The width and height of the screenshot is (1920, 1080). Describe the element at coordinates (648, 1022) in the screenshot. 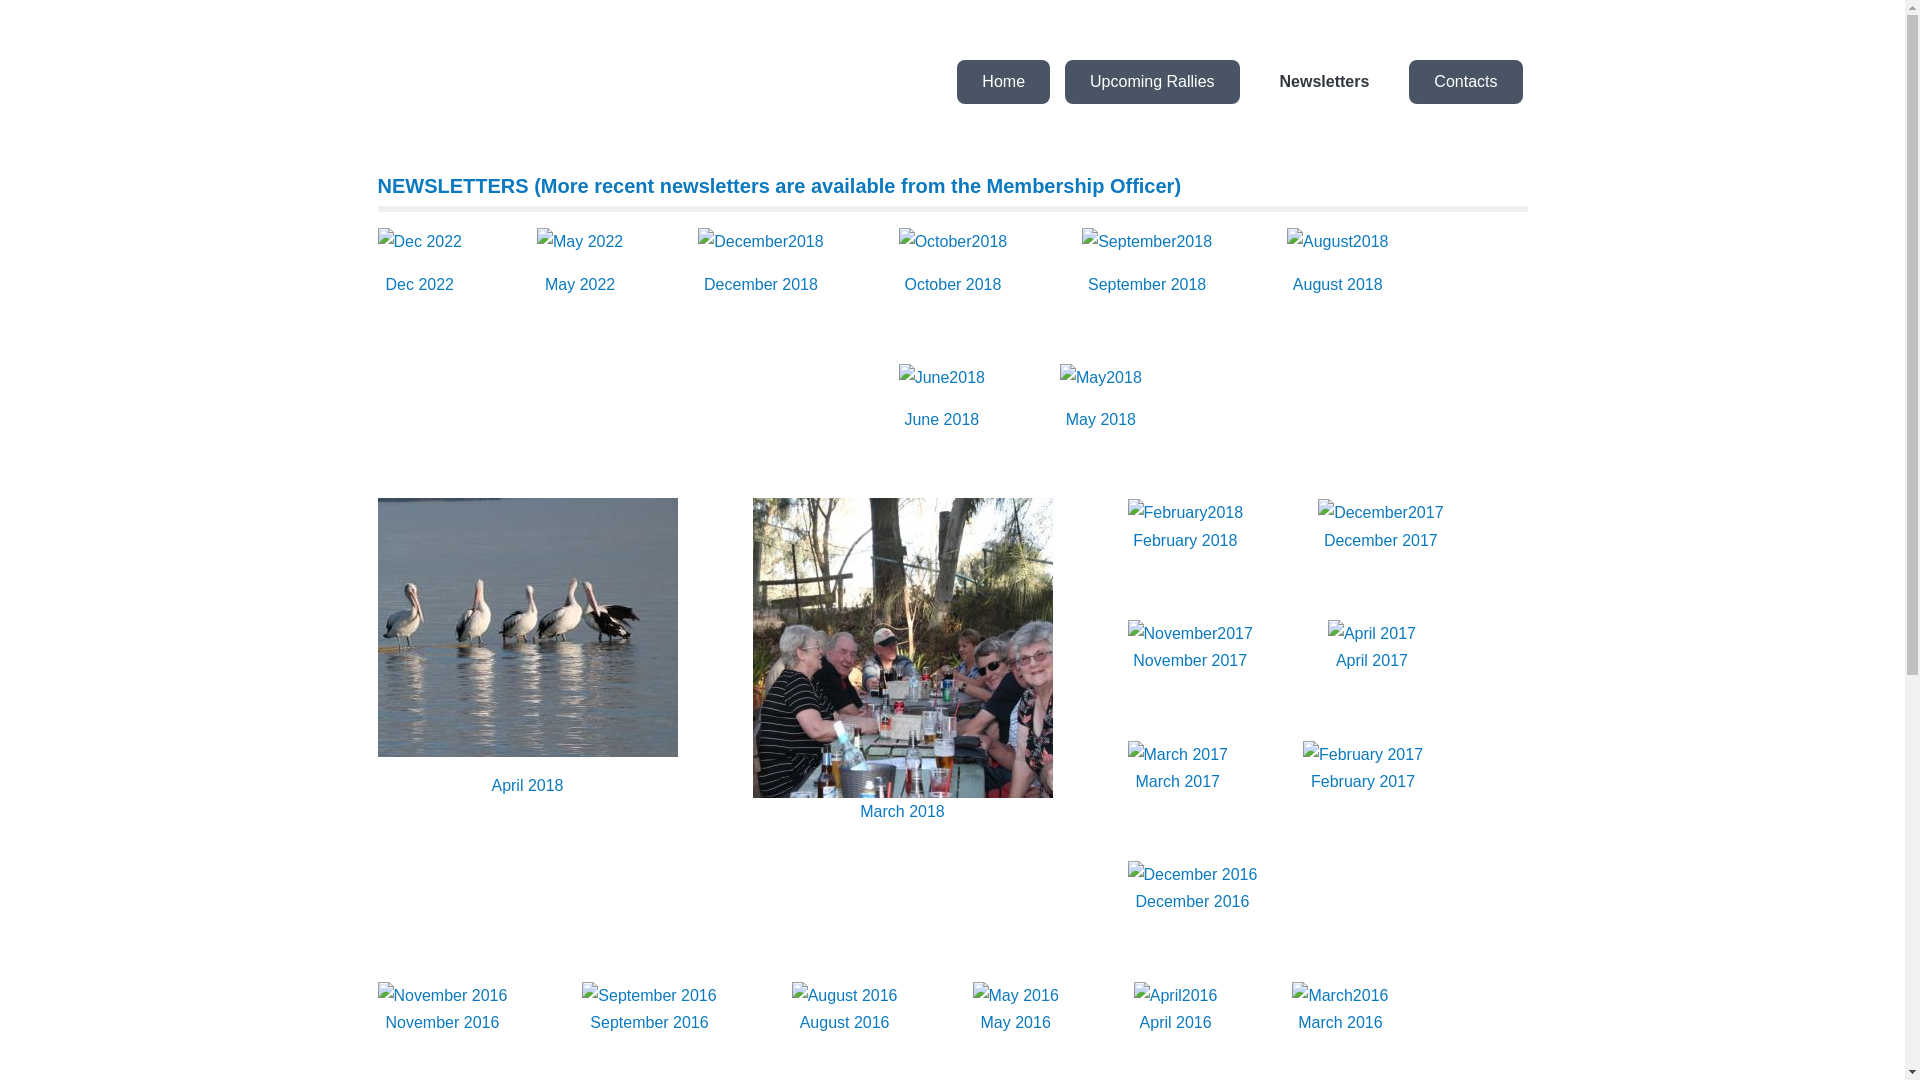

I see `'September 2016'` at that location.